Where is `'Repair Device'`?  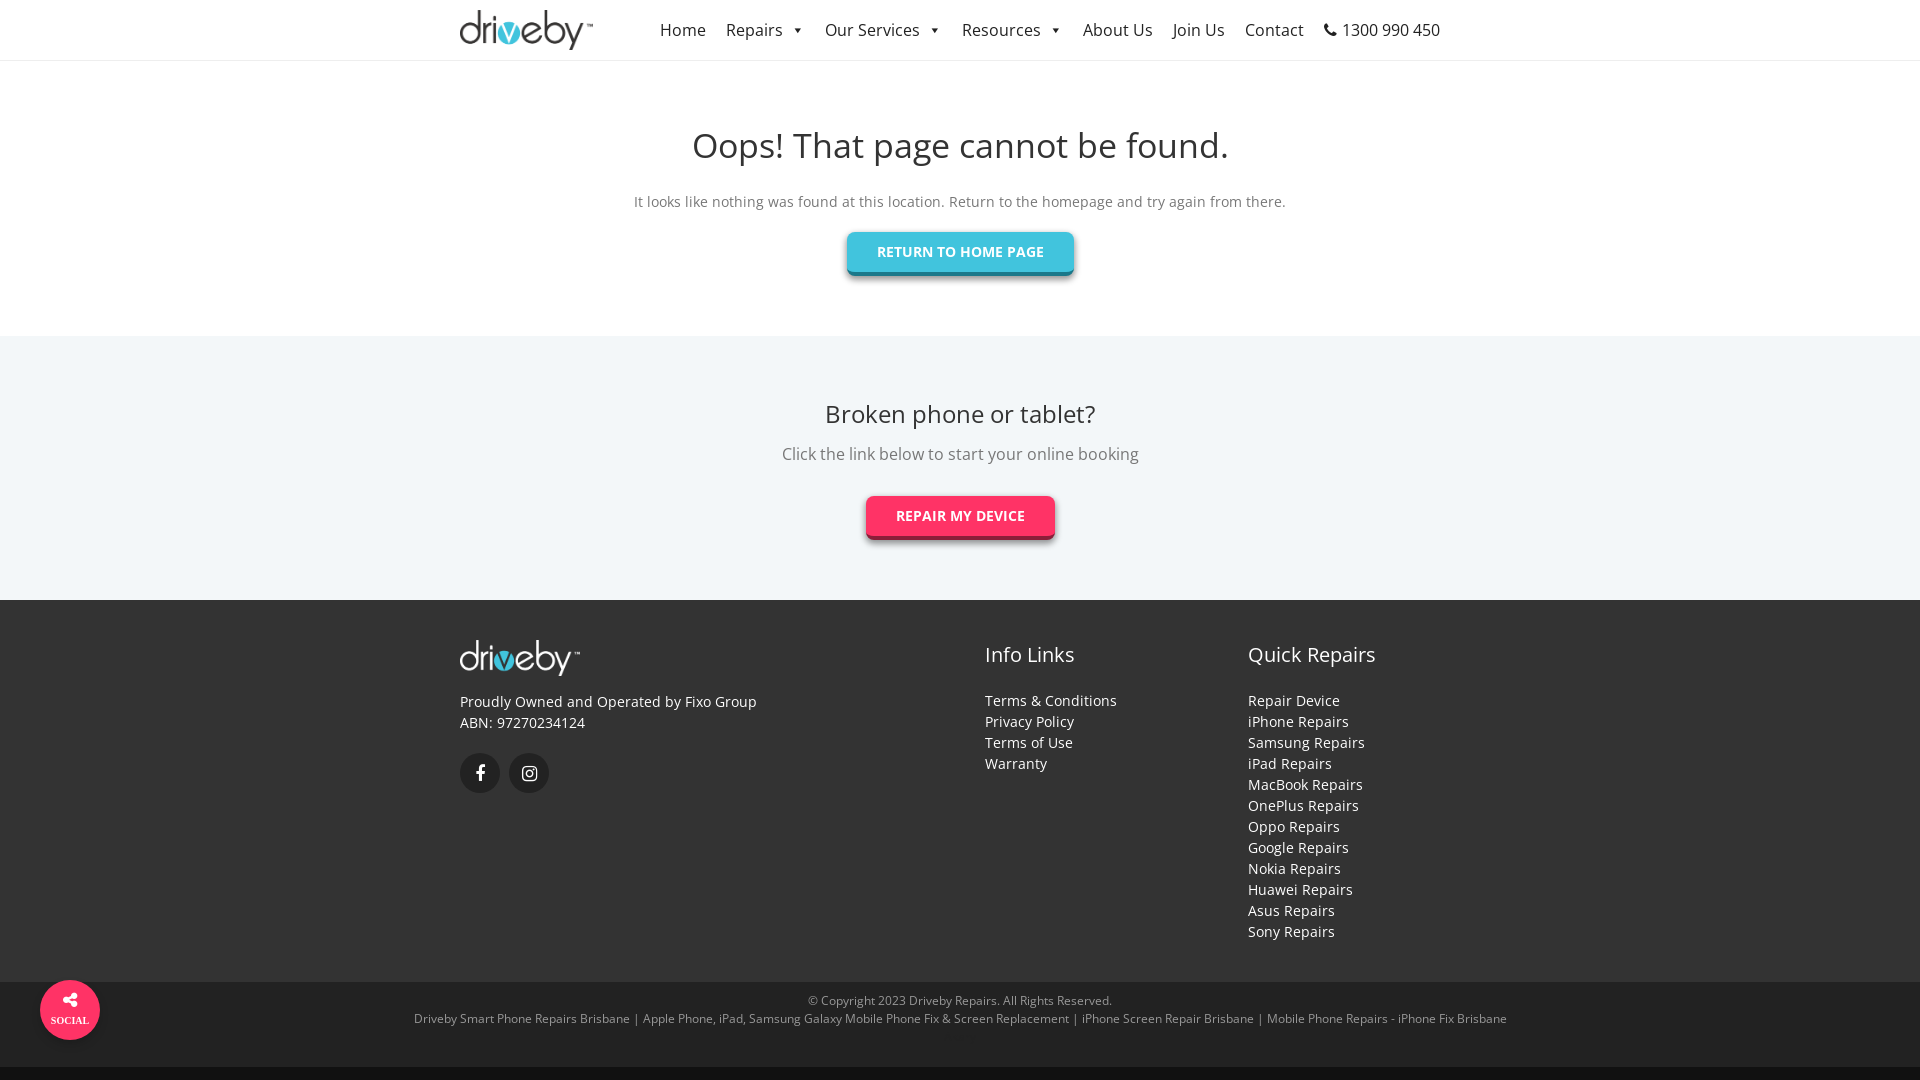
'Repair Device' is located at coordinates (1294, 699).